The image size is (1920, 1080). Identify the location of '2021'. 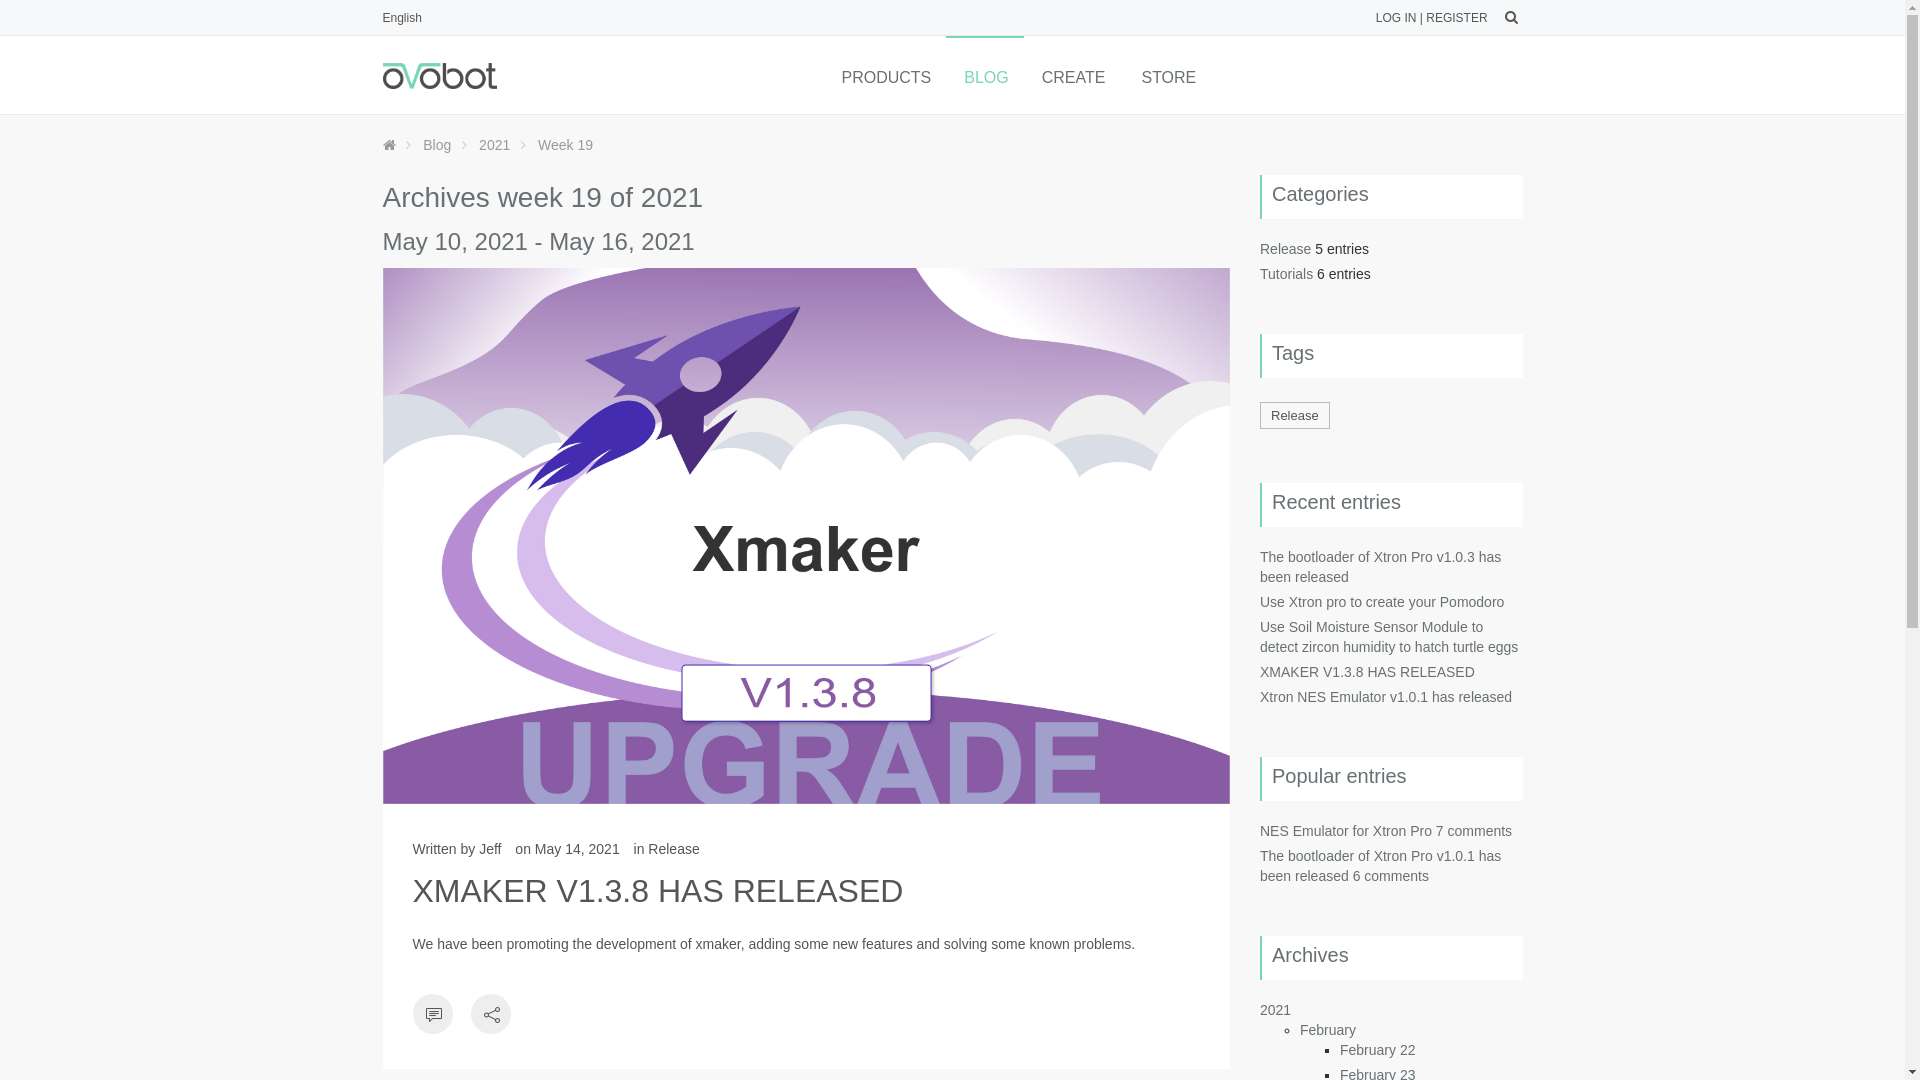
(494, 144).